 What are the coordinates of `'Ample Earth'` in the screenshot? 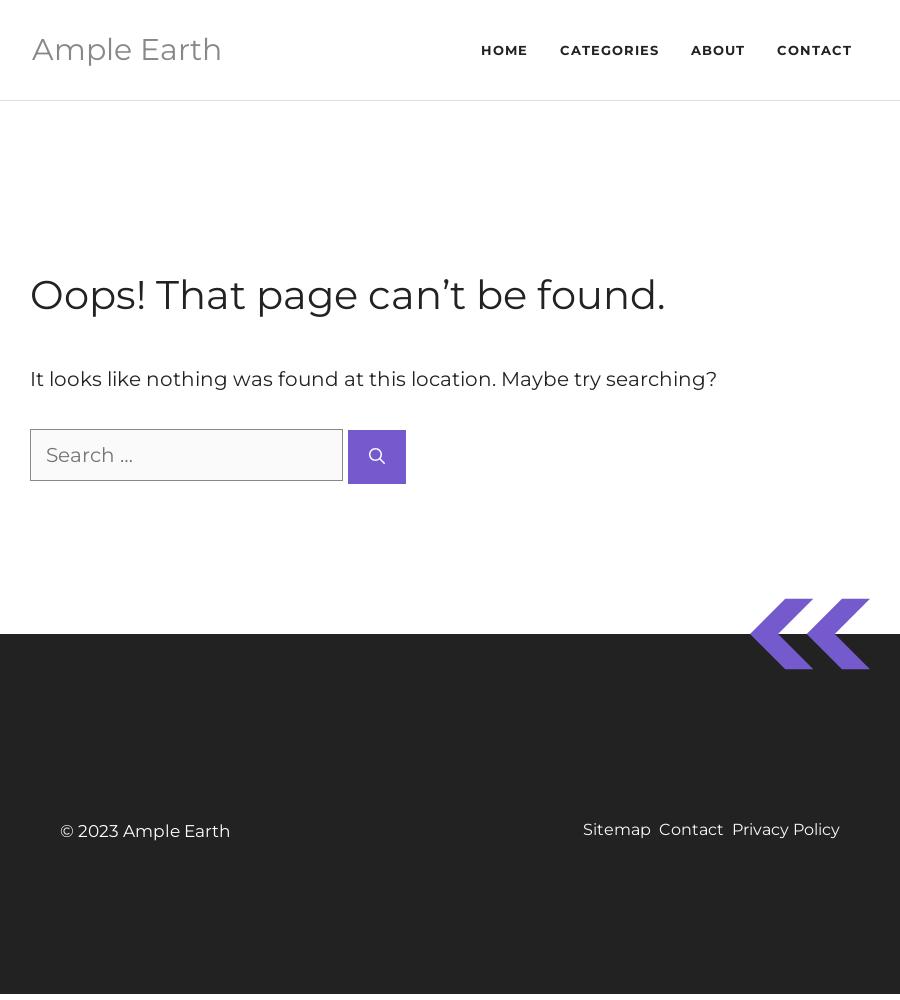 It's located at (126, 49).